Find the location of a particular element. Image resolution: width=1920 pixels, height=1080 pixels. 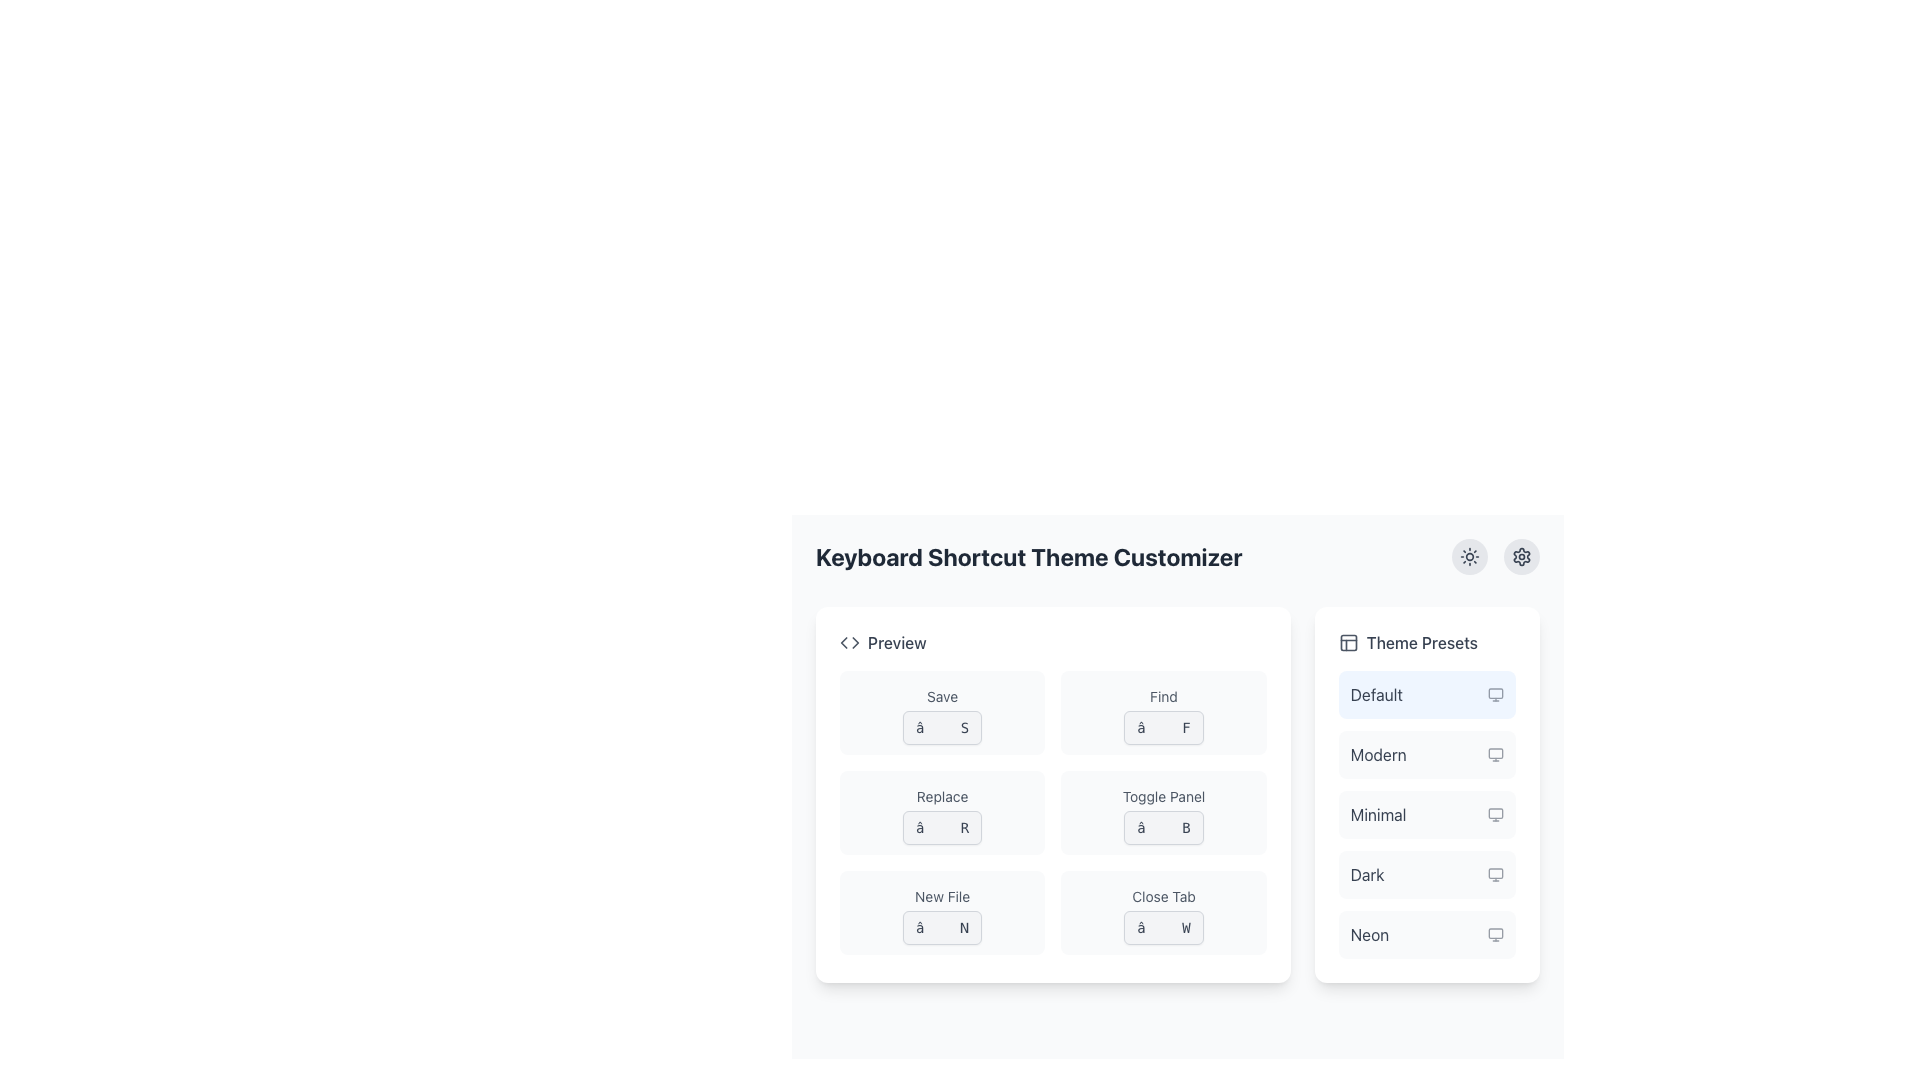

the 'Modern' theme preset button, which is the second option in the vertical list under the 'Theme Presets' section on the right-hand side of the interface is located at coordinates (1426, 755).